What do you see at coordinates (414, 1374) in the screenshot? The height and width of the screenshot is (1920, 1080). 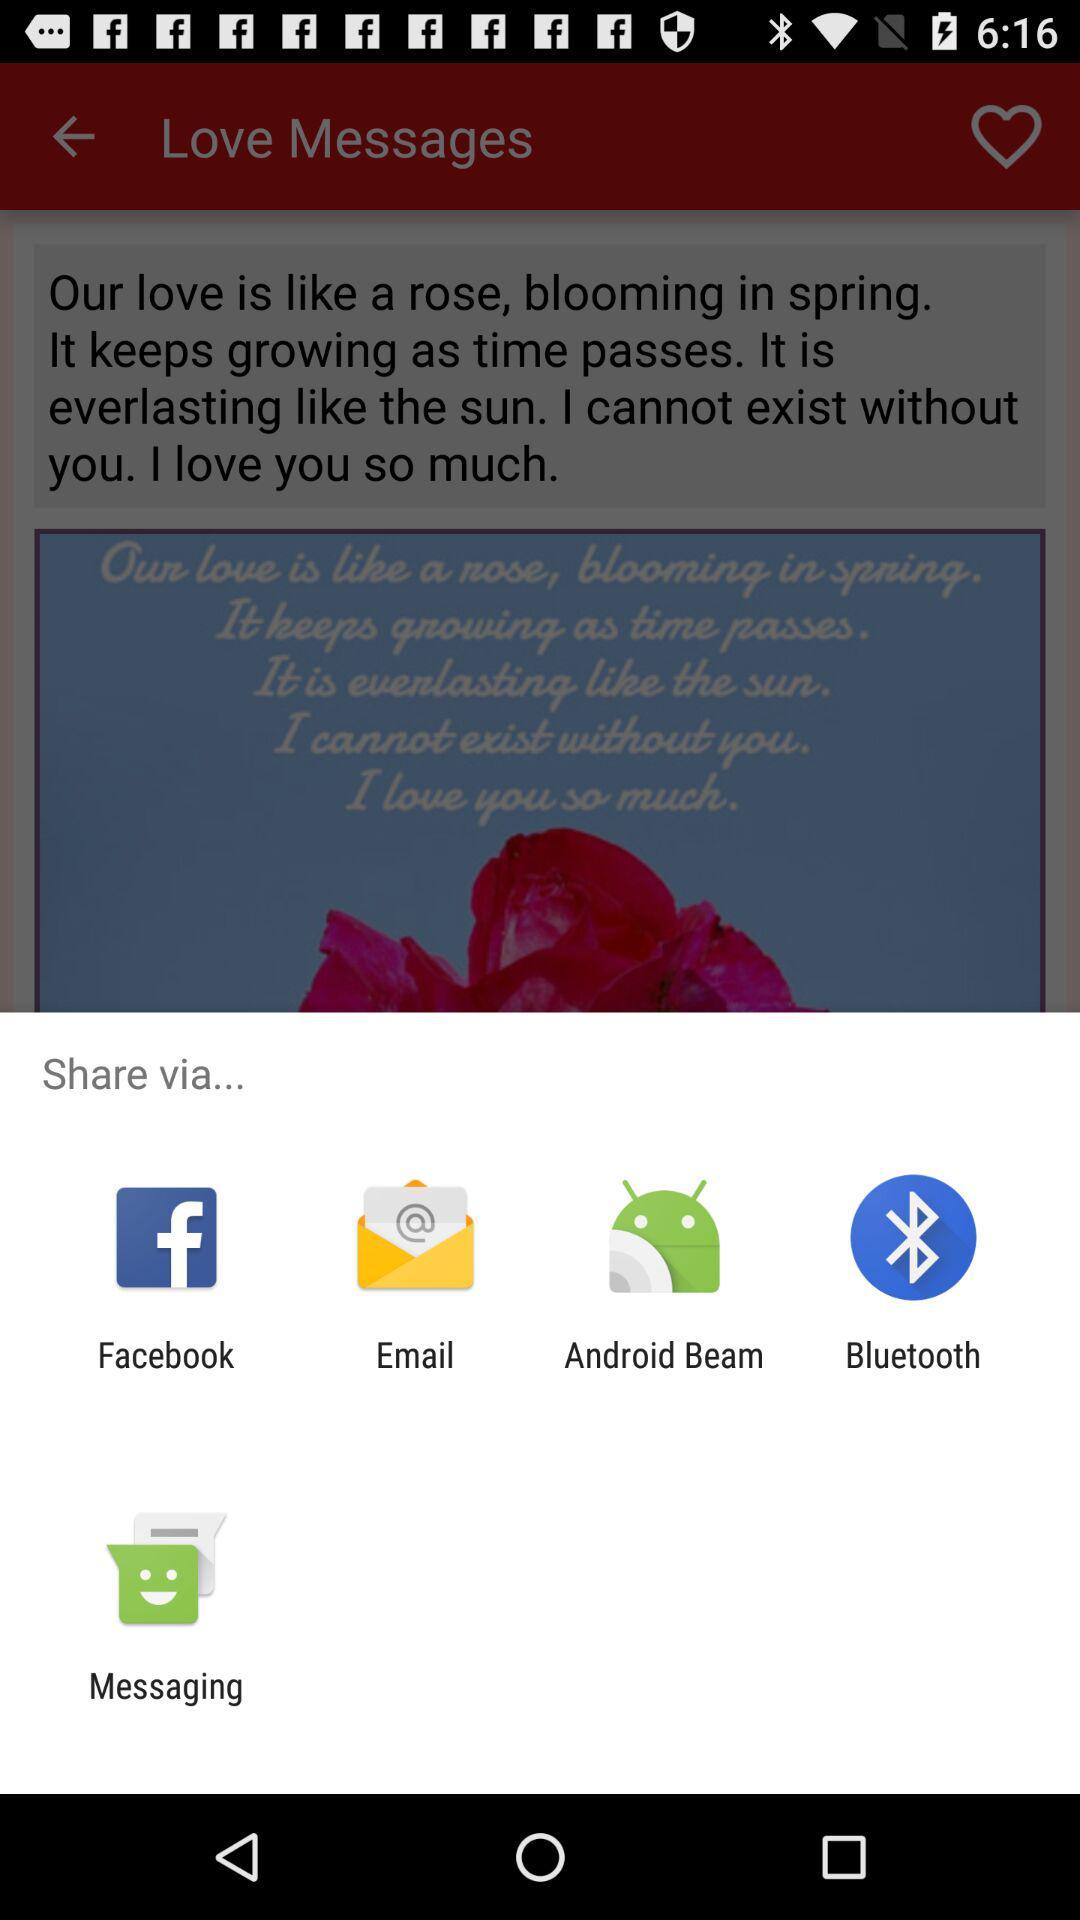 I see `app to the left of android beam app` at bounding box center [414, 1374].